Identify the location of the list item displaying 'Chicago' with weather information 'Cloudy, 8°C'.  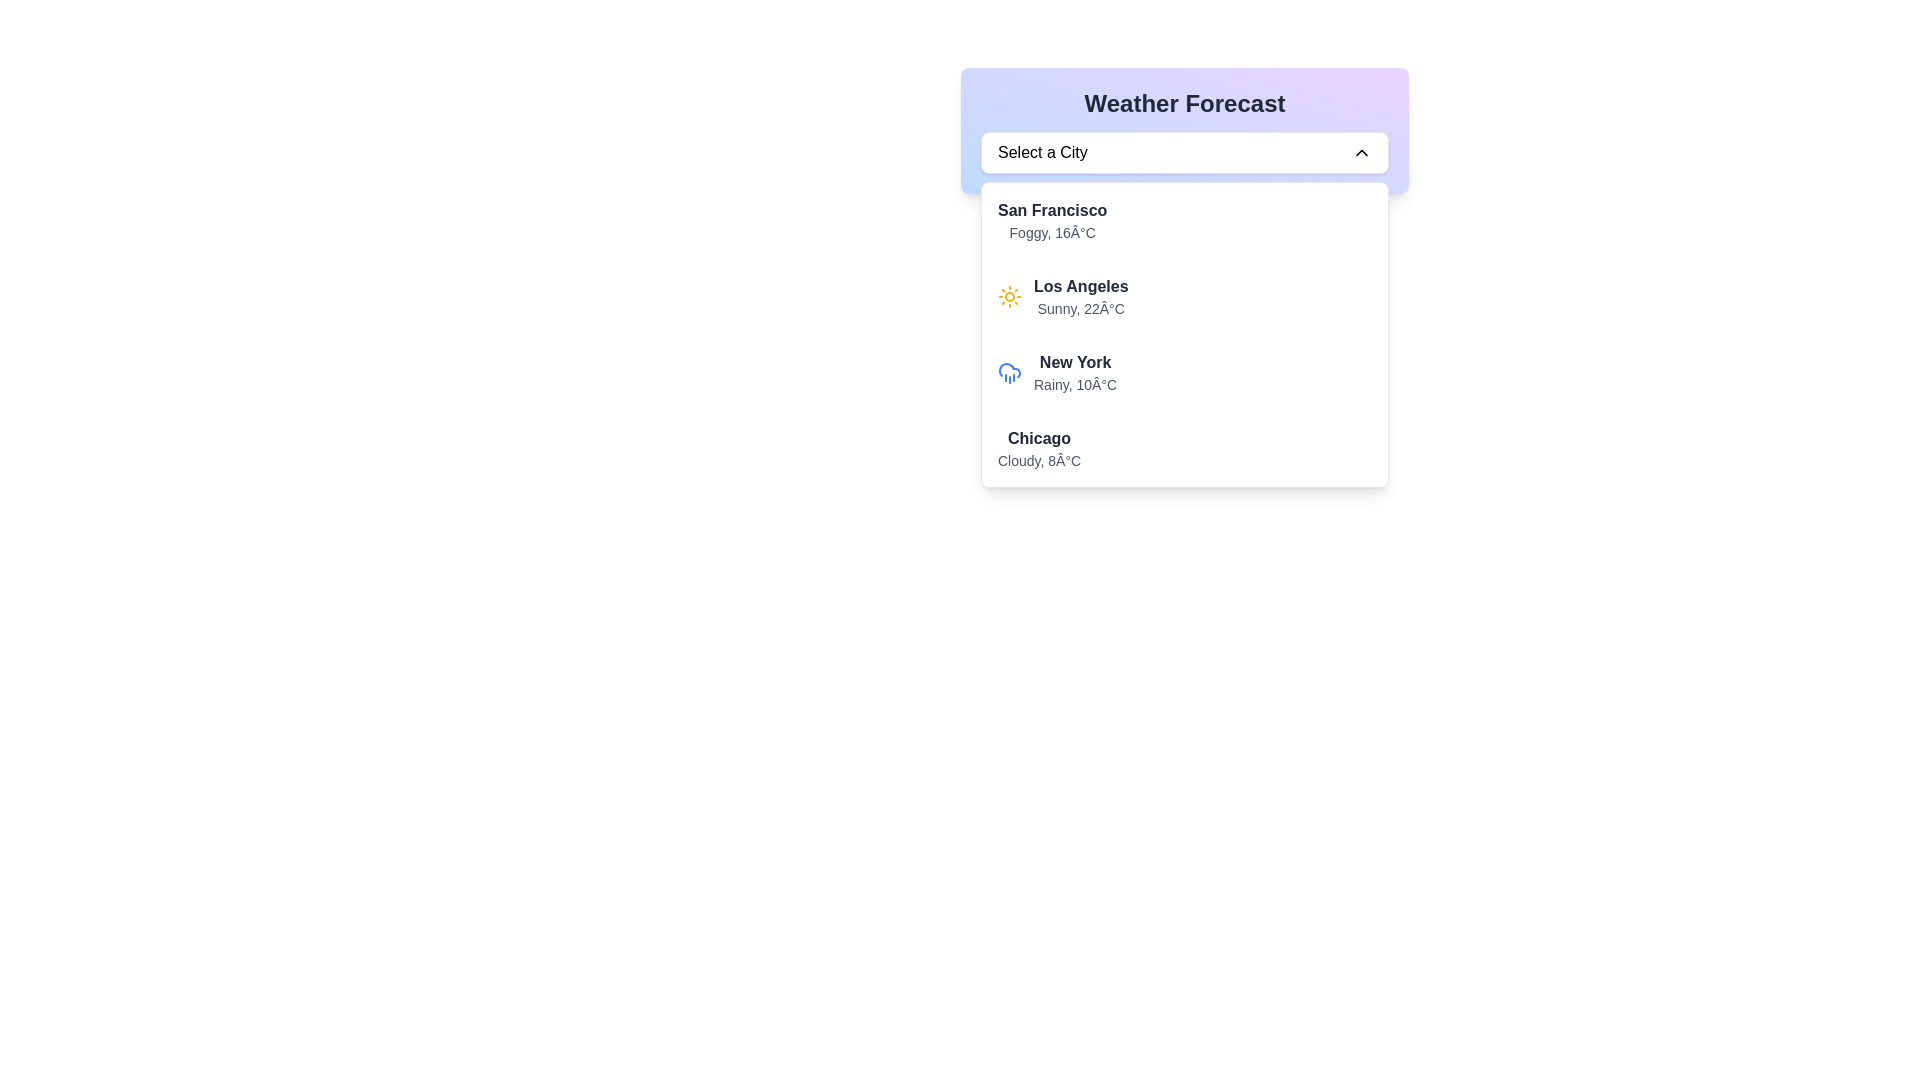
(1185, 447).